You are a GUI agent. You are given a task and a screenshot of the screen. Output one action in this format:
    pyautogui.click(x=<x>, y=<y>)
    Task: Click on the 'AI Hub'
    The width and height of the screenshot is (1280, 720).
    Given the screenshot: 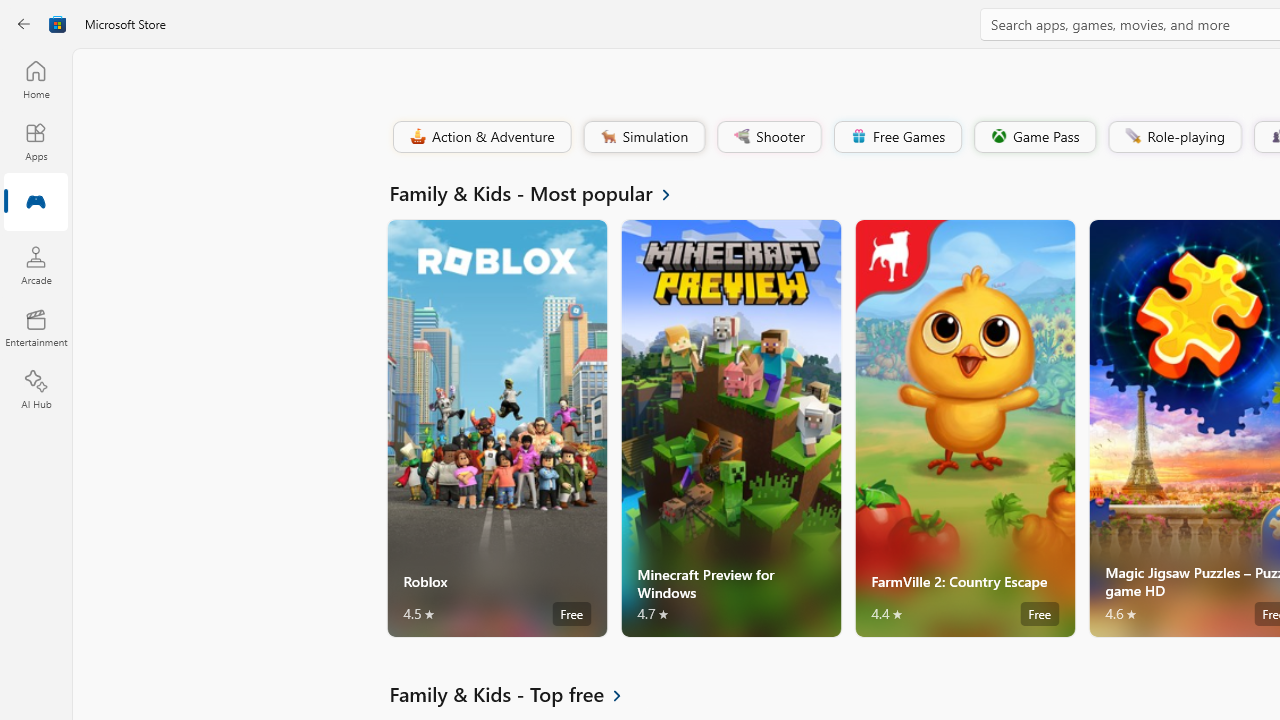 What is the action you would take?
    pyautogui.click(x=35, y=390)
    